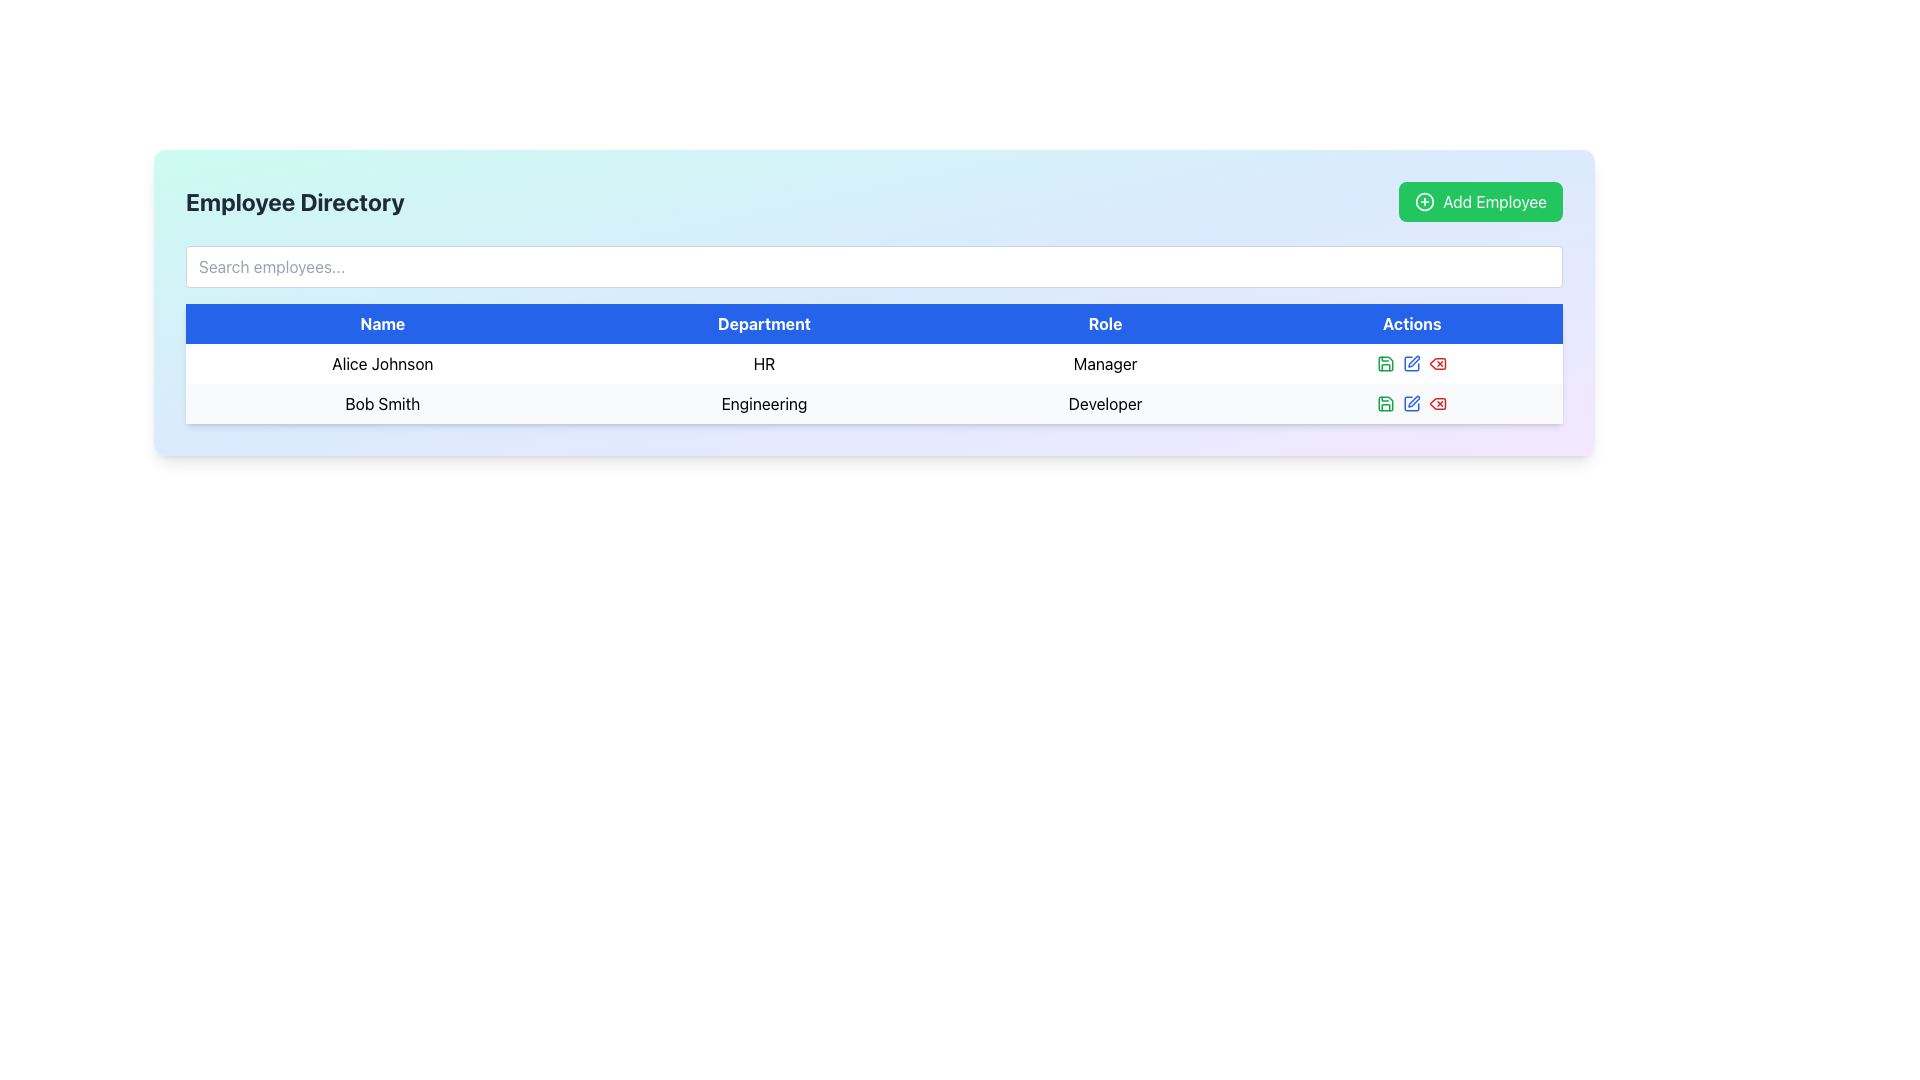 This screenshot has height=1080, width=1920. What do you see at coordinates (1104, 363) in the screenshot?
I see `the text label displaying 'Manager' in the Role column of the table, which is aligned with the row for 'Alice Johnson'` at bounding box center [1104, 363].